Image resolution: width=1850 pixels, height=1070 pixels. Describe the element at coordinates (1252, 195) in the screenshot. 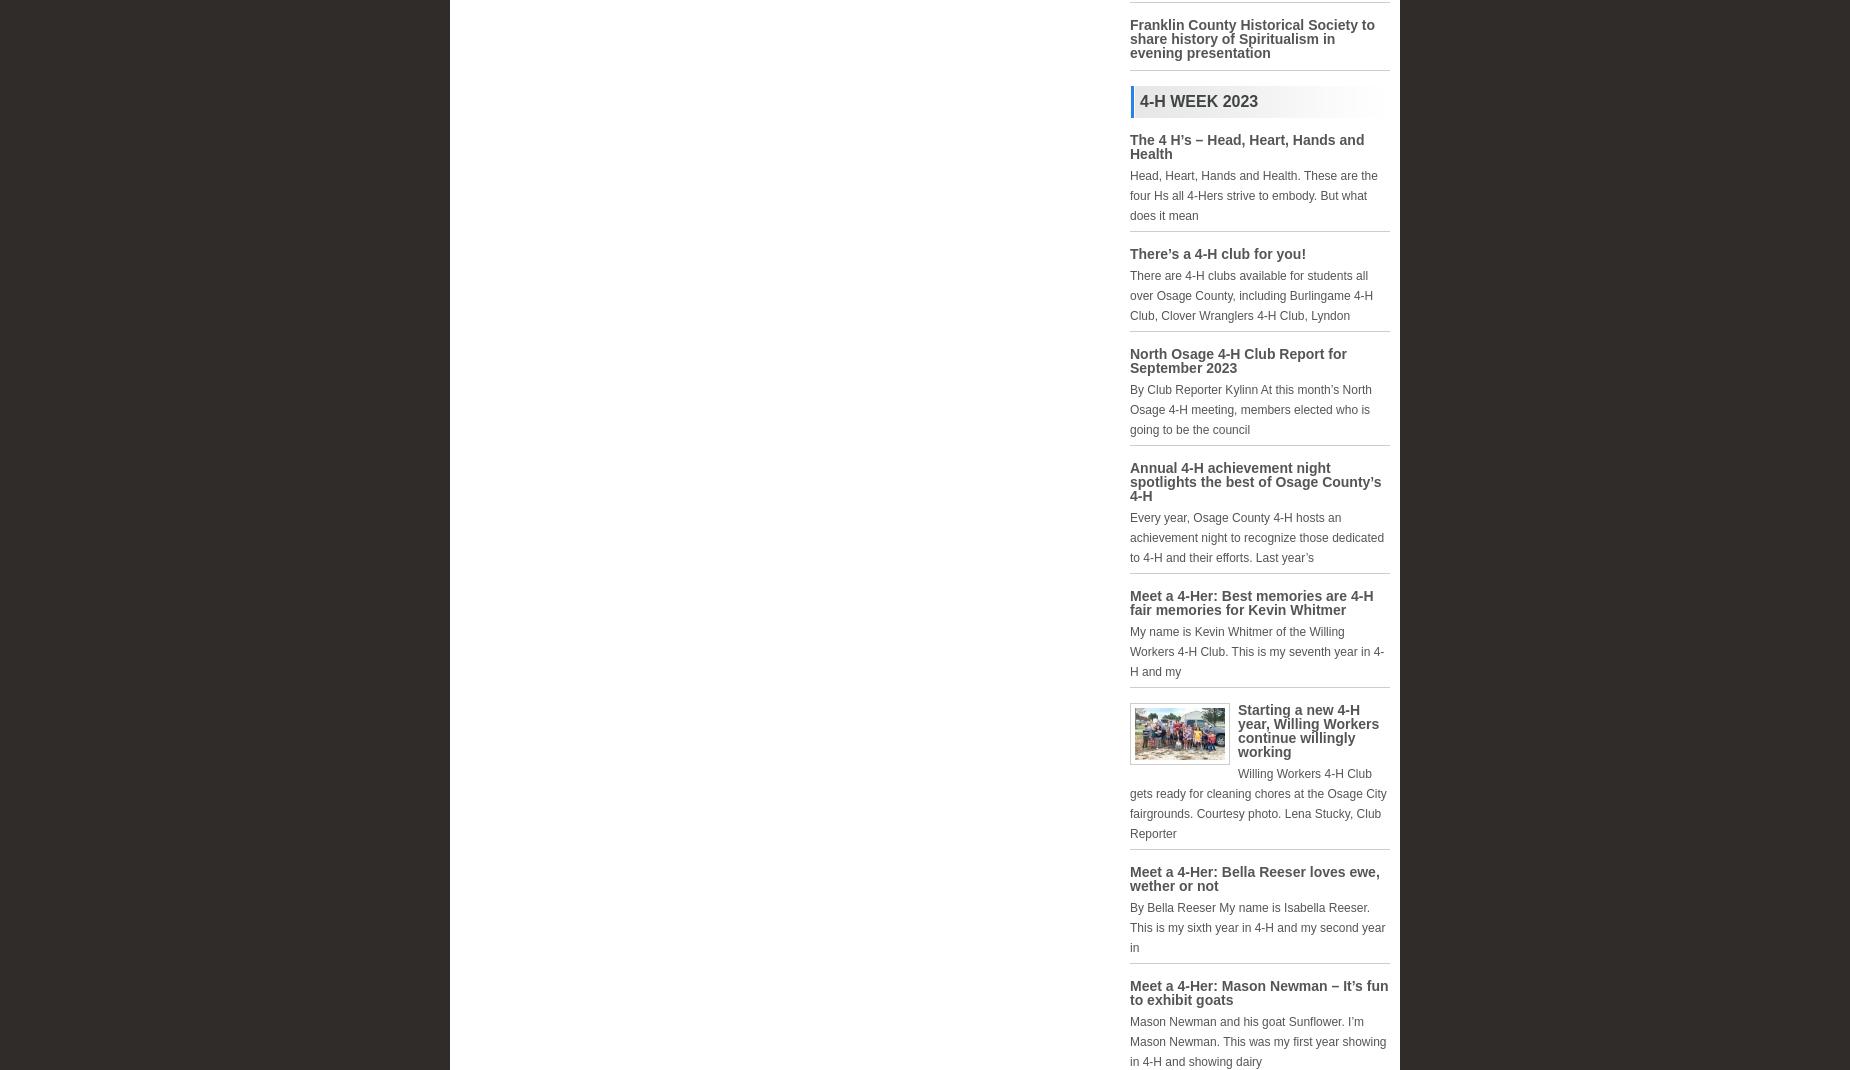

I see `'Head, Heart, Hands and Health. These are the four Hs all 4-Hers strive to embody. But what does it mean'` at that location.